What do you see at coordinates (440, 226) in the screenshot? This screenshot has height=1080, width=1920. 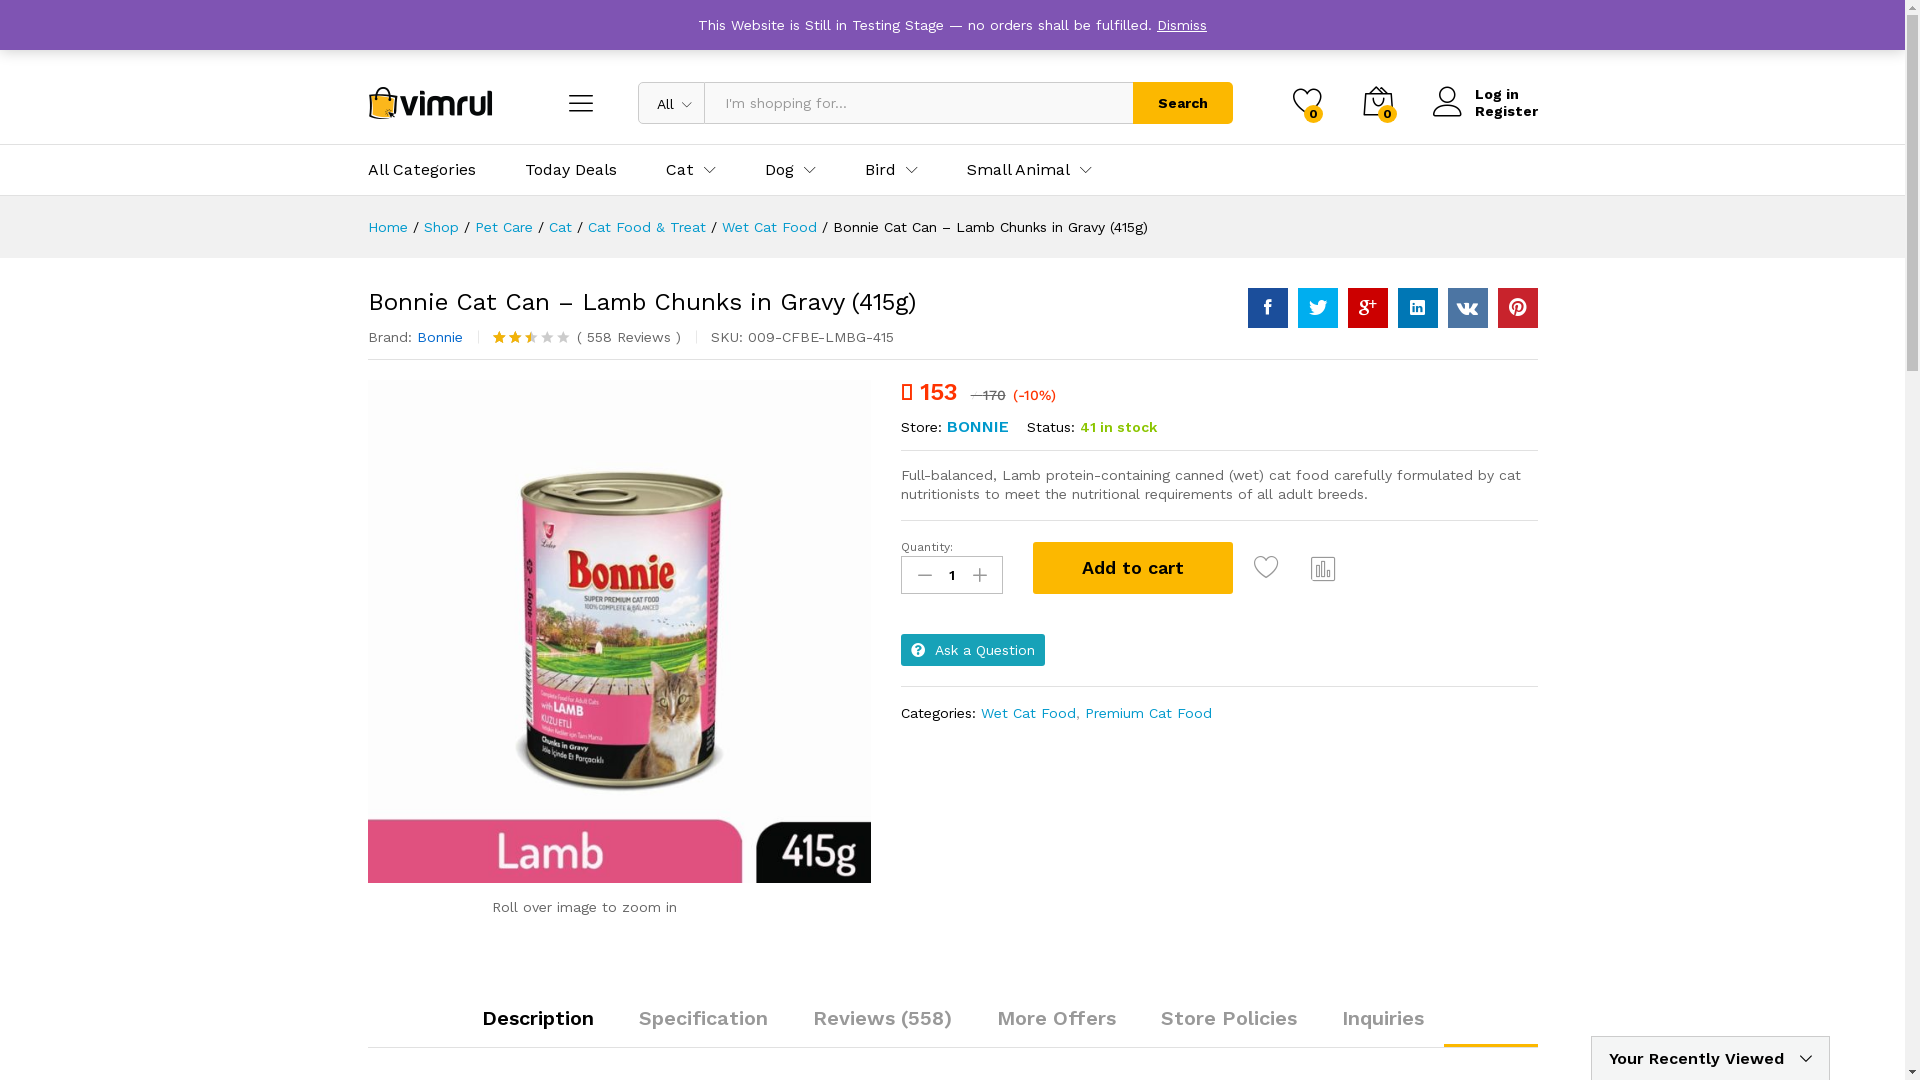 I see `'Shop'` at bounding box center [440, 226].